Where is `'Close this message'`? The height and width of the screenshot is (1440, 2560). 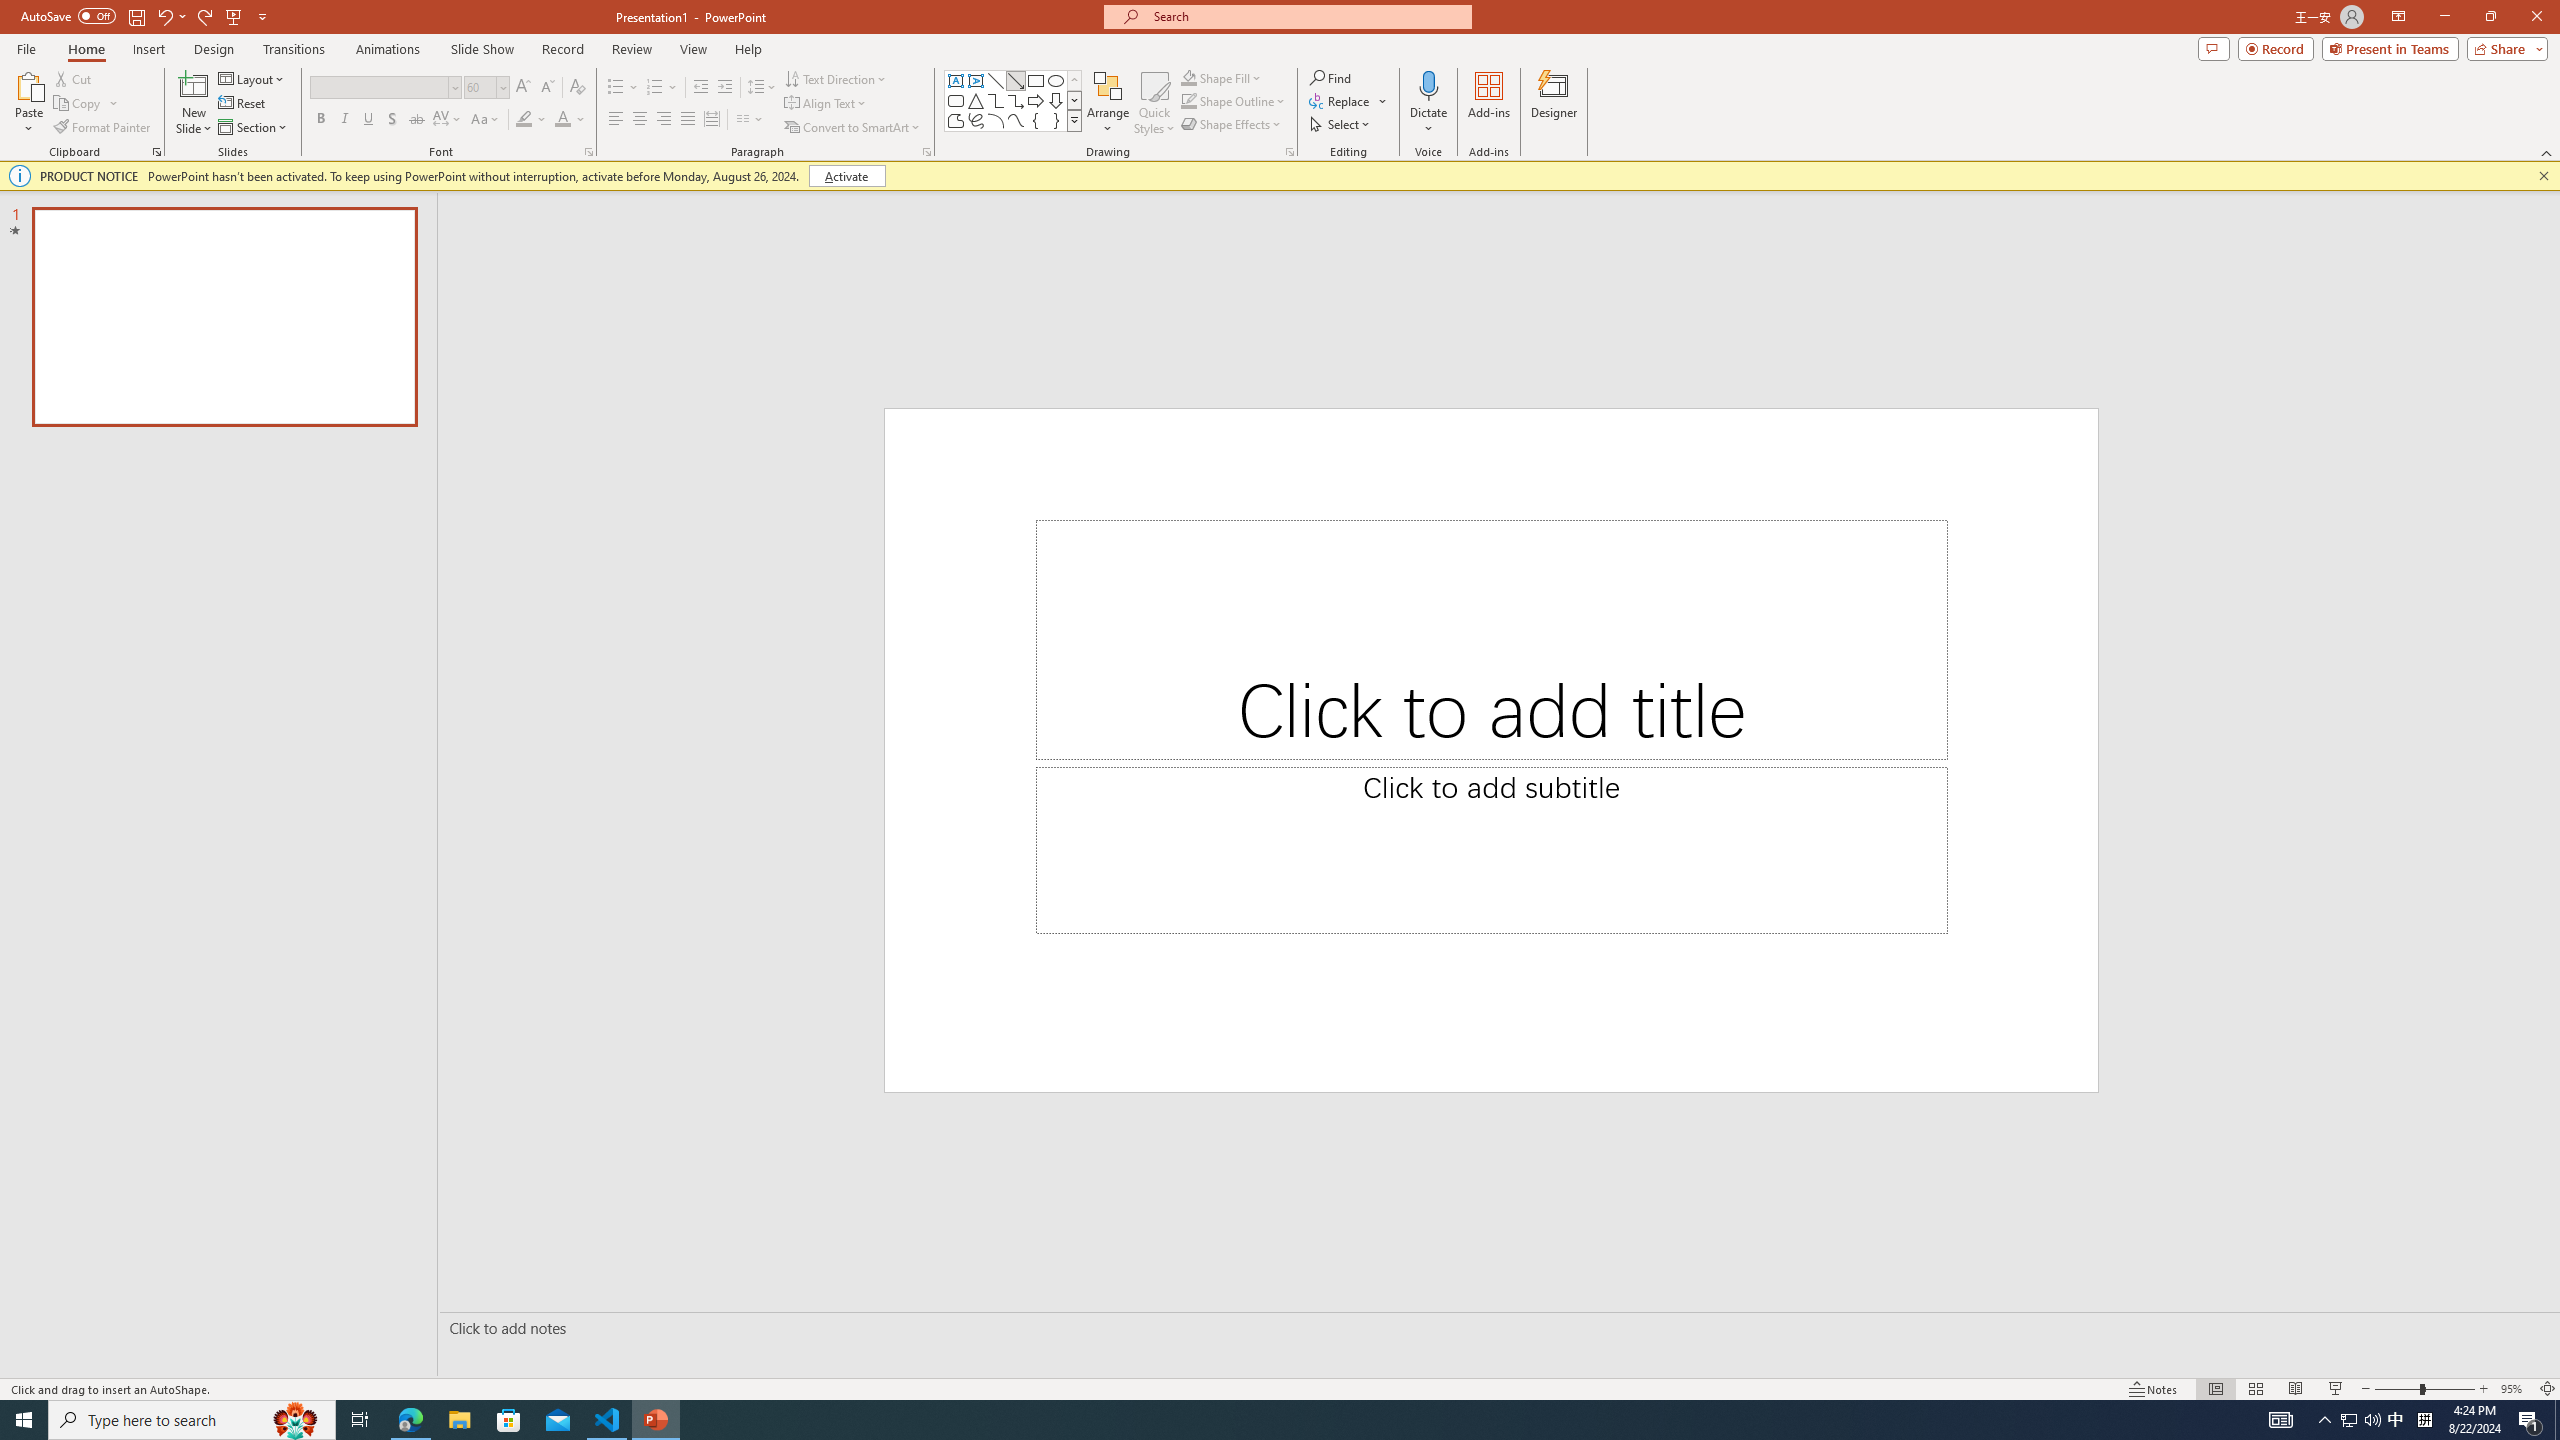 'Close this message' is located at coordinates (2543, 175).